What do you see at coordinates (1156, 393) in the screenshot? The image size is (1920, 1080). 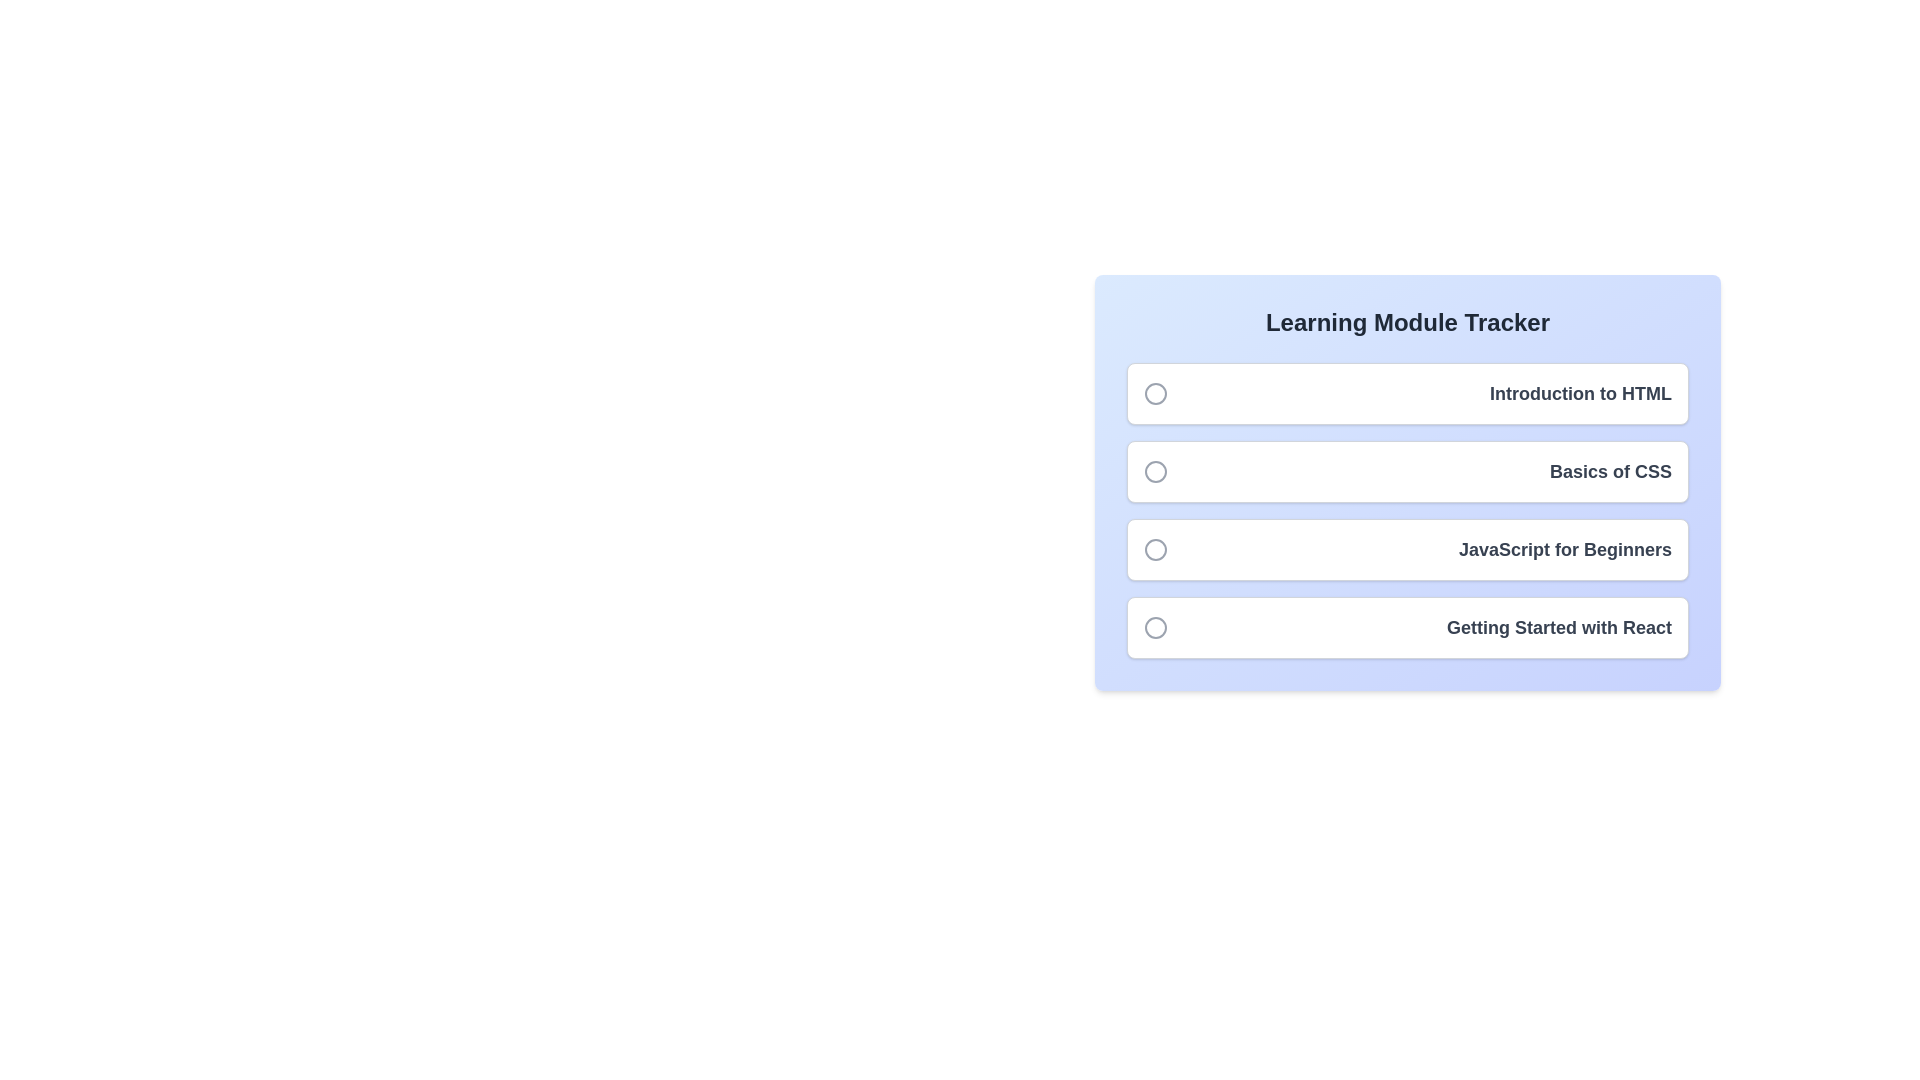 I see `the radio button with a circular icon and a thin gray stroke located to the left of the text 'Introduction to HTML'` at bounding box center [1156, 393].